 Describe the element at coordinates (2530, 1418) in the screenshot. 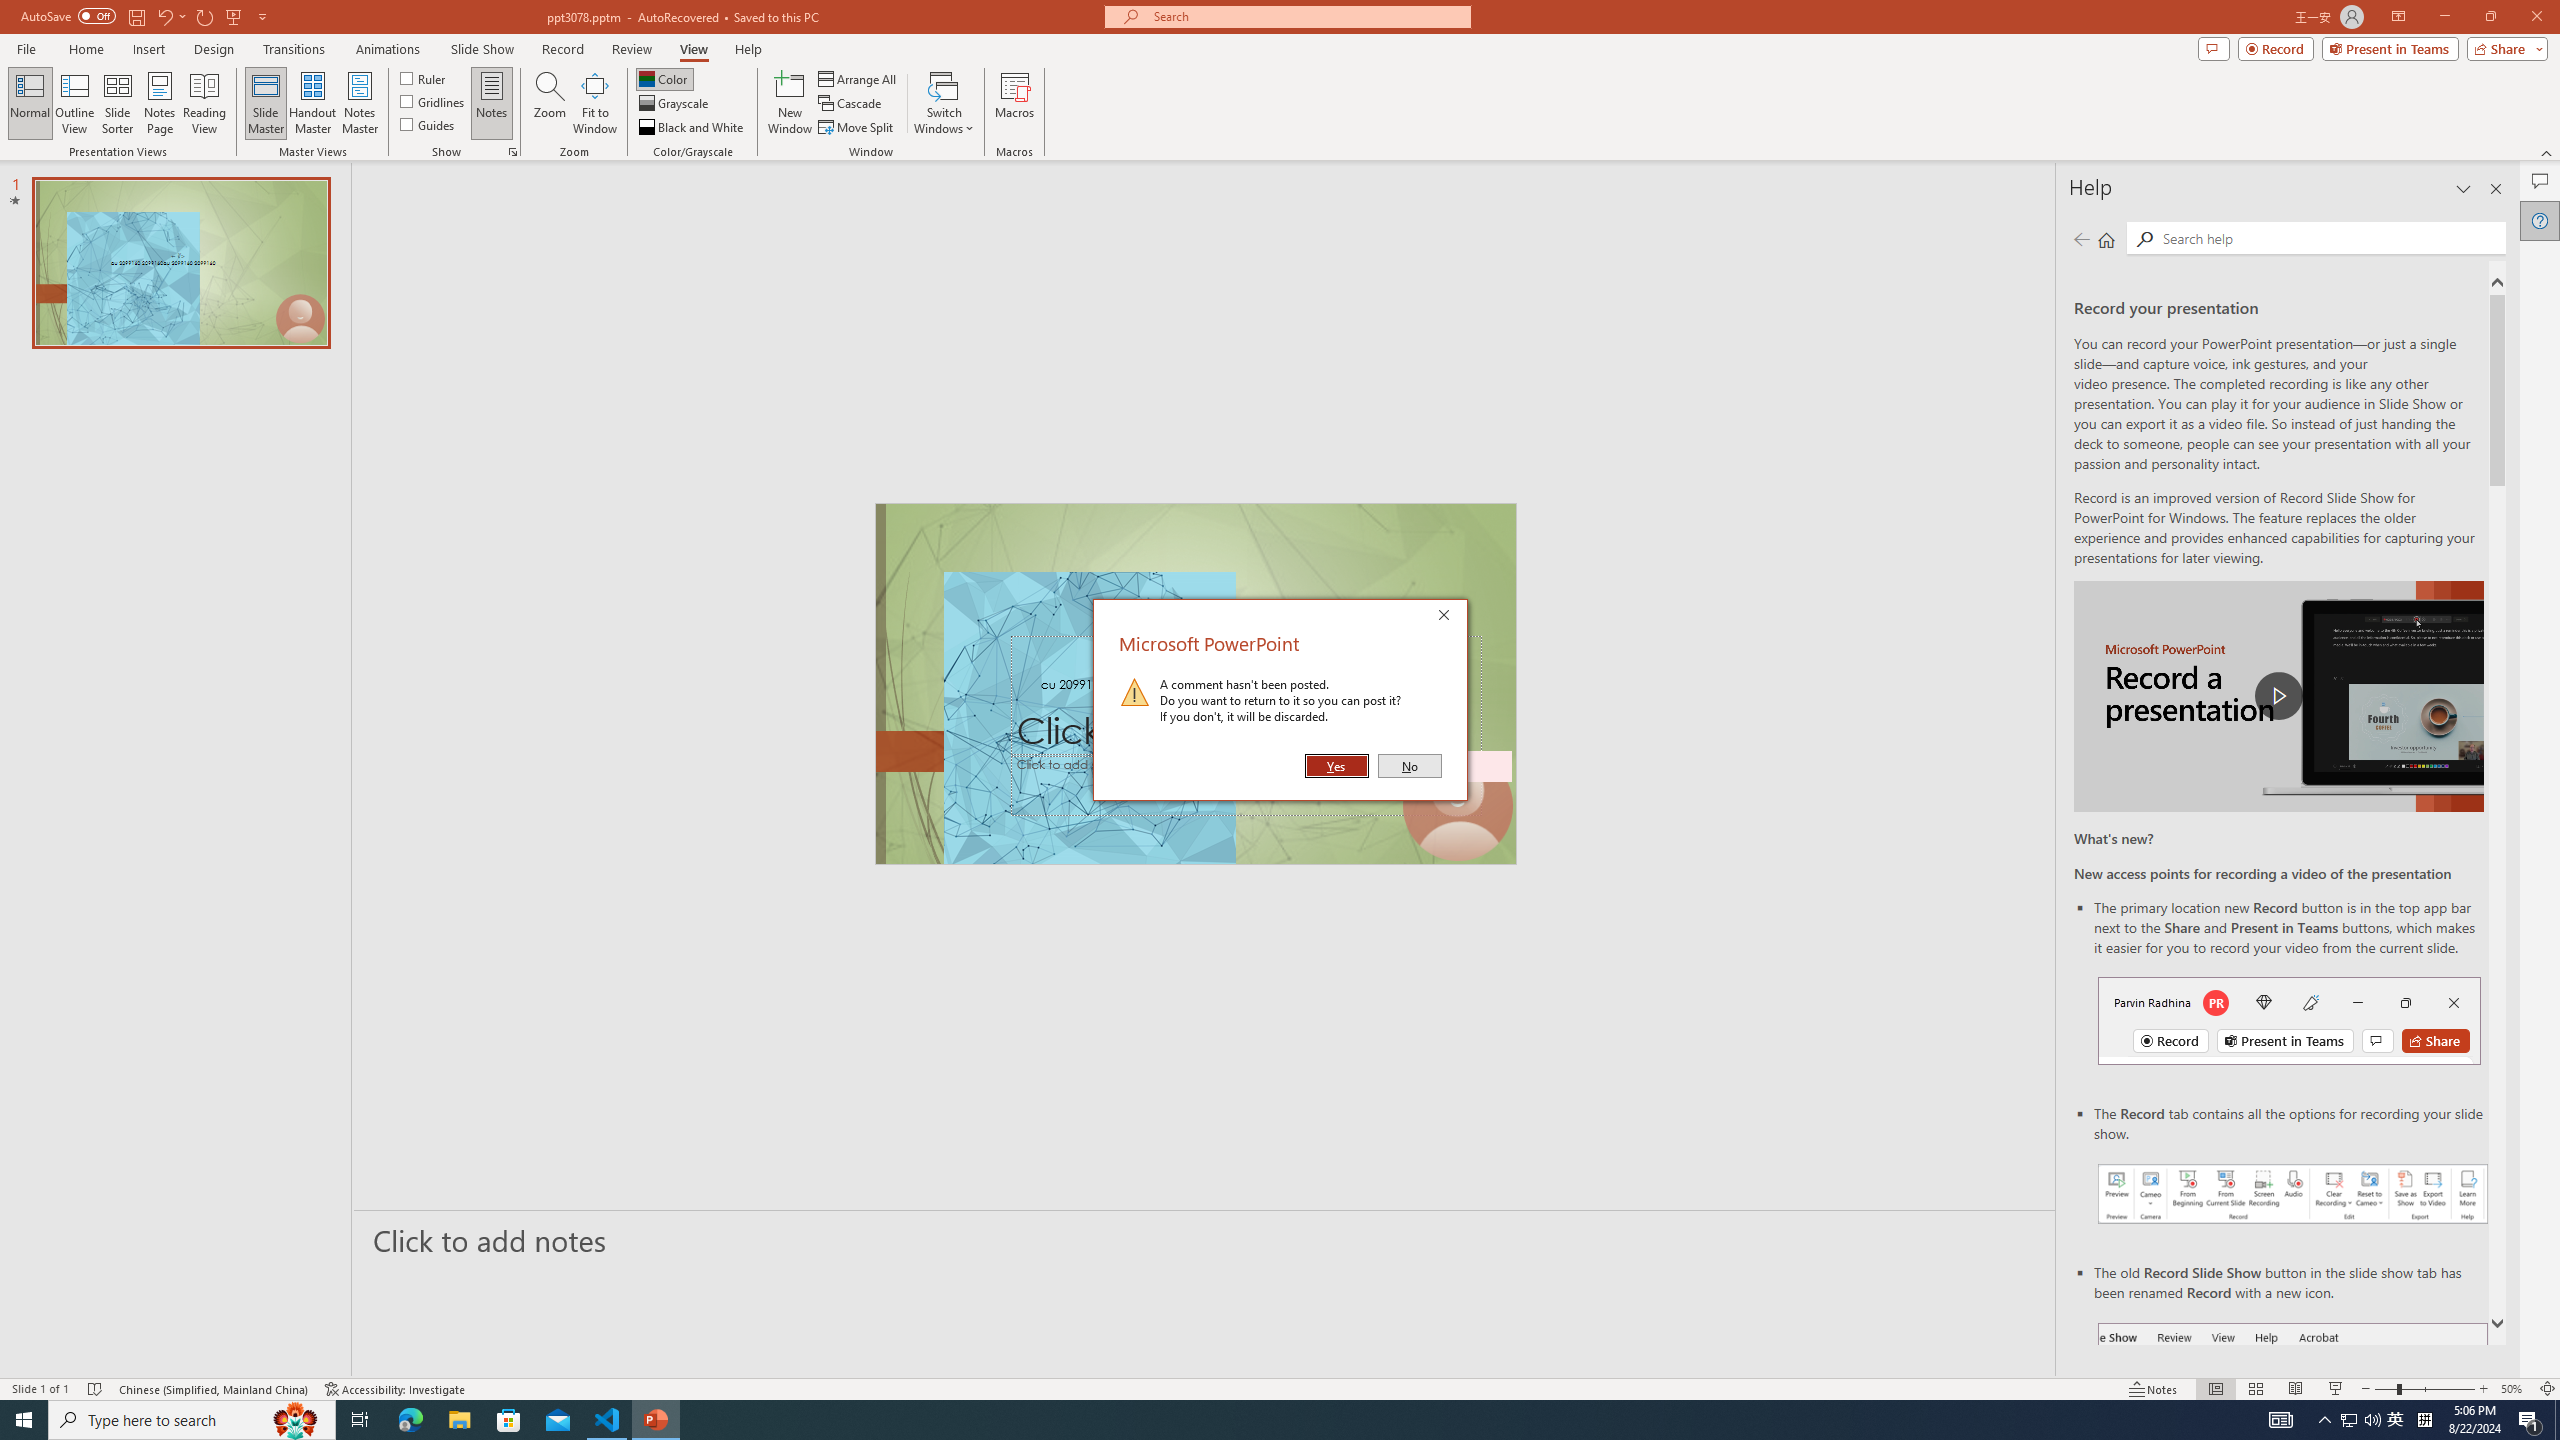

I see `'Action Center, 1 new notification'` at that location.